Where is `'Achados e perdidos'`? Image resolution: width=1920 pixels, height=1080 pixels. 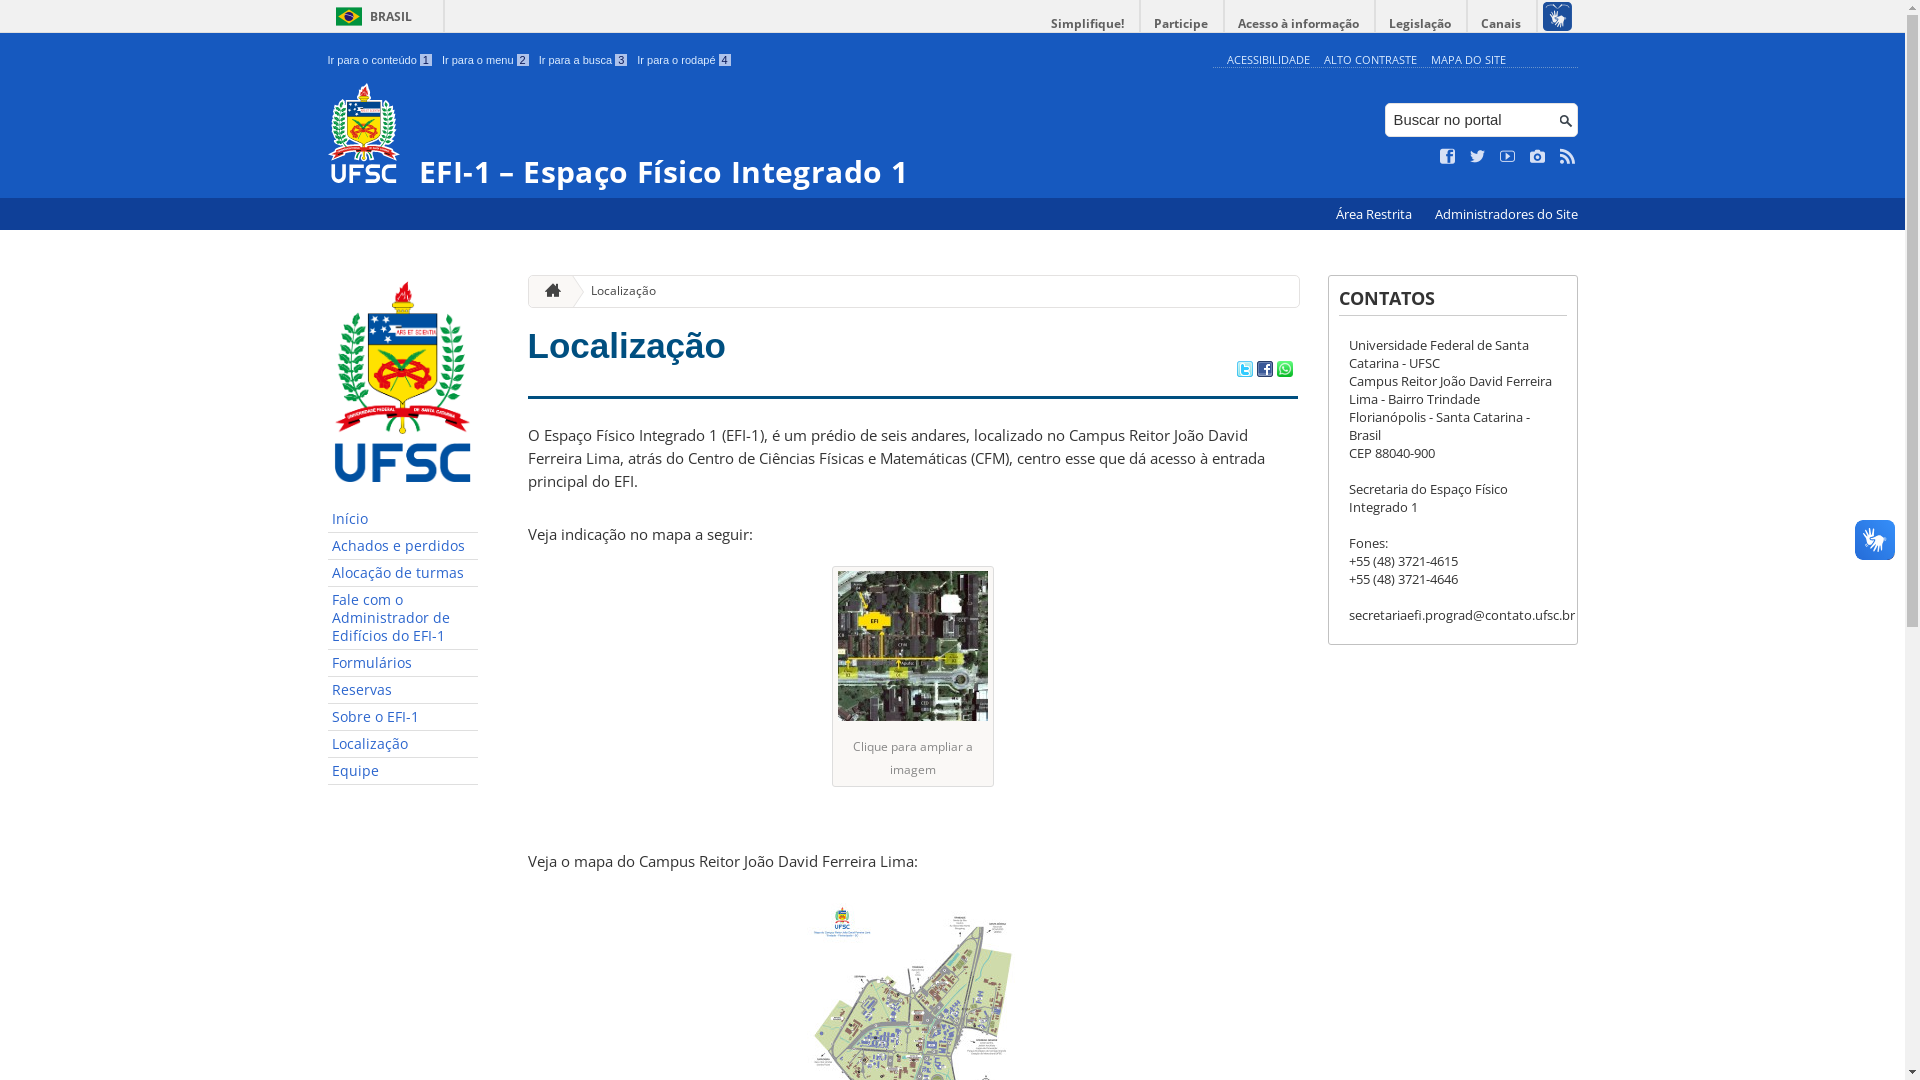 'Achados e perdidos' is located at coordinates (402, 546).